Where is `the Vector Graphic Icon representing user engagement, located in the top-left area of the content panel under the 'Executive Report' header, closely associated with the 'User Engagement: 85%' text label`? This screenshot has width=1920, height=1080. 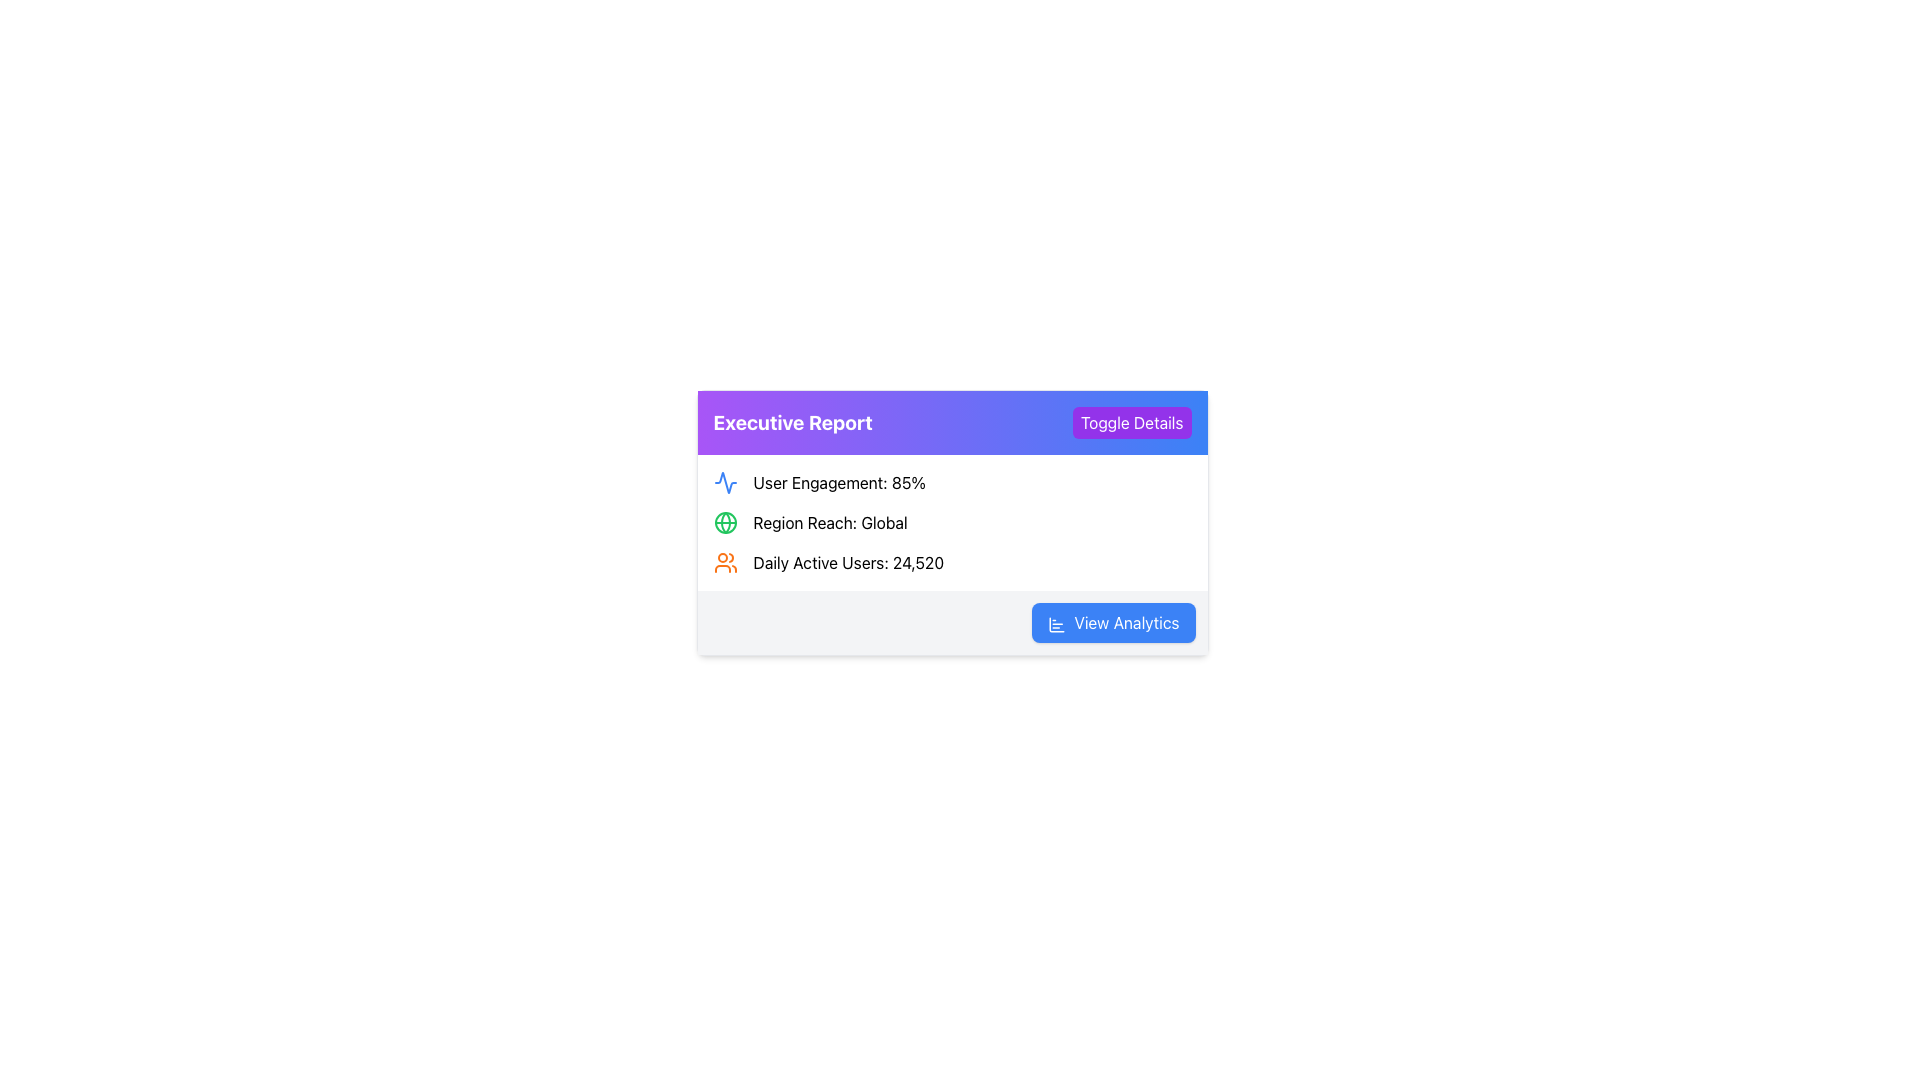 the Vector Graphic Icon representing user engagement, located in the top-left area of the content panel under the 'Executive Report' header, closely associated with the 'User Engagement: 85%' text label is located at coordinates (724, 482).